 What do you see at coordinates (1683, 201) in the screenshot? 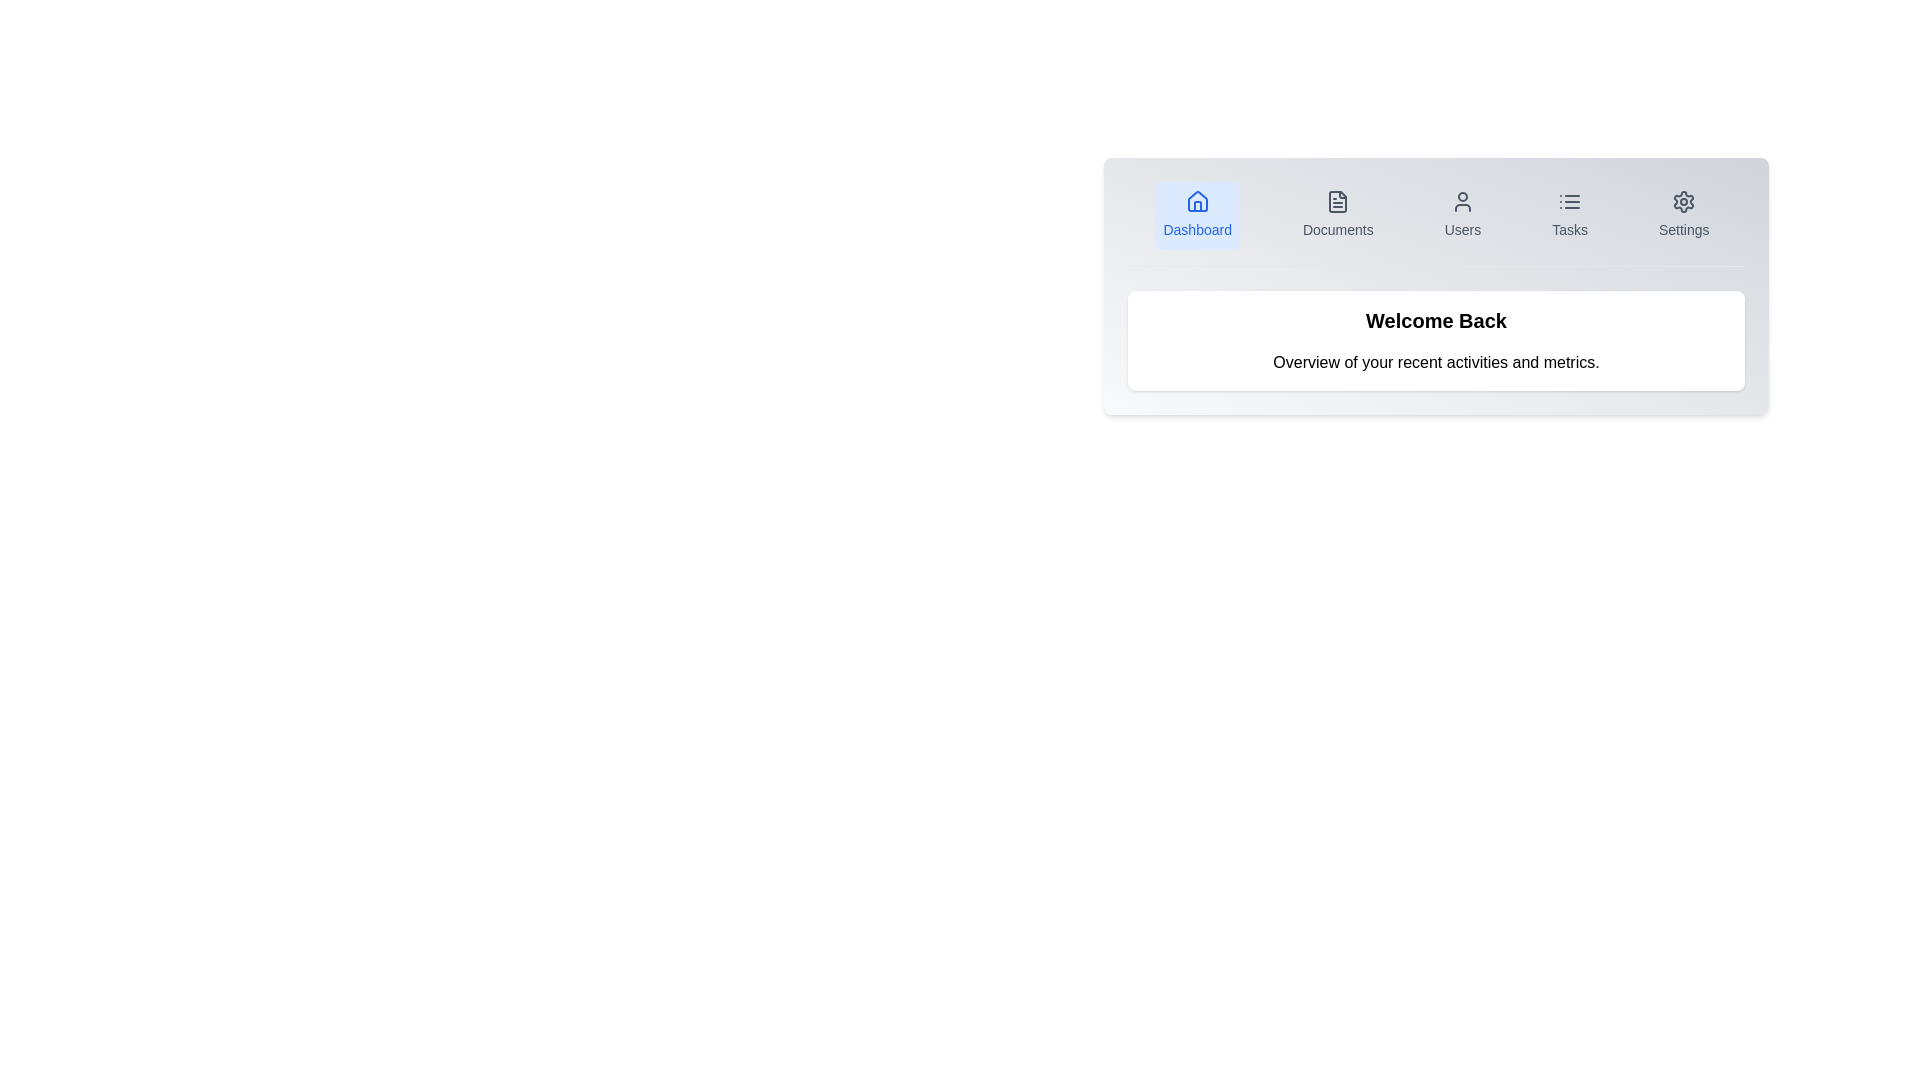
I see `the cogwheel settings icon located at the rightmost position in the horizontal navigation bar at the top-center of the interface` at bounding box center [1683, 201].